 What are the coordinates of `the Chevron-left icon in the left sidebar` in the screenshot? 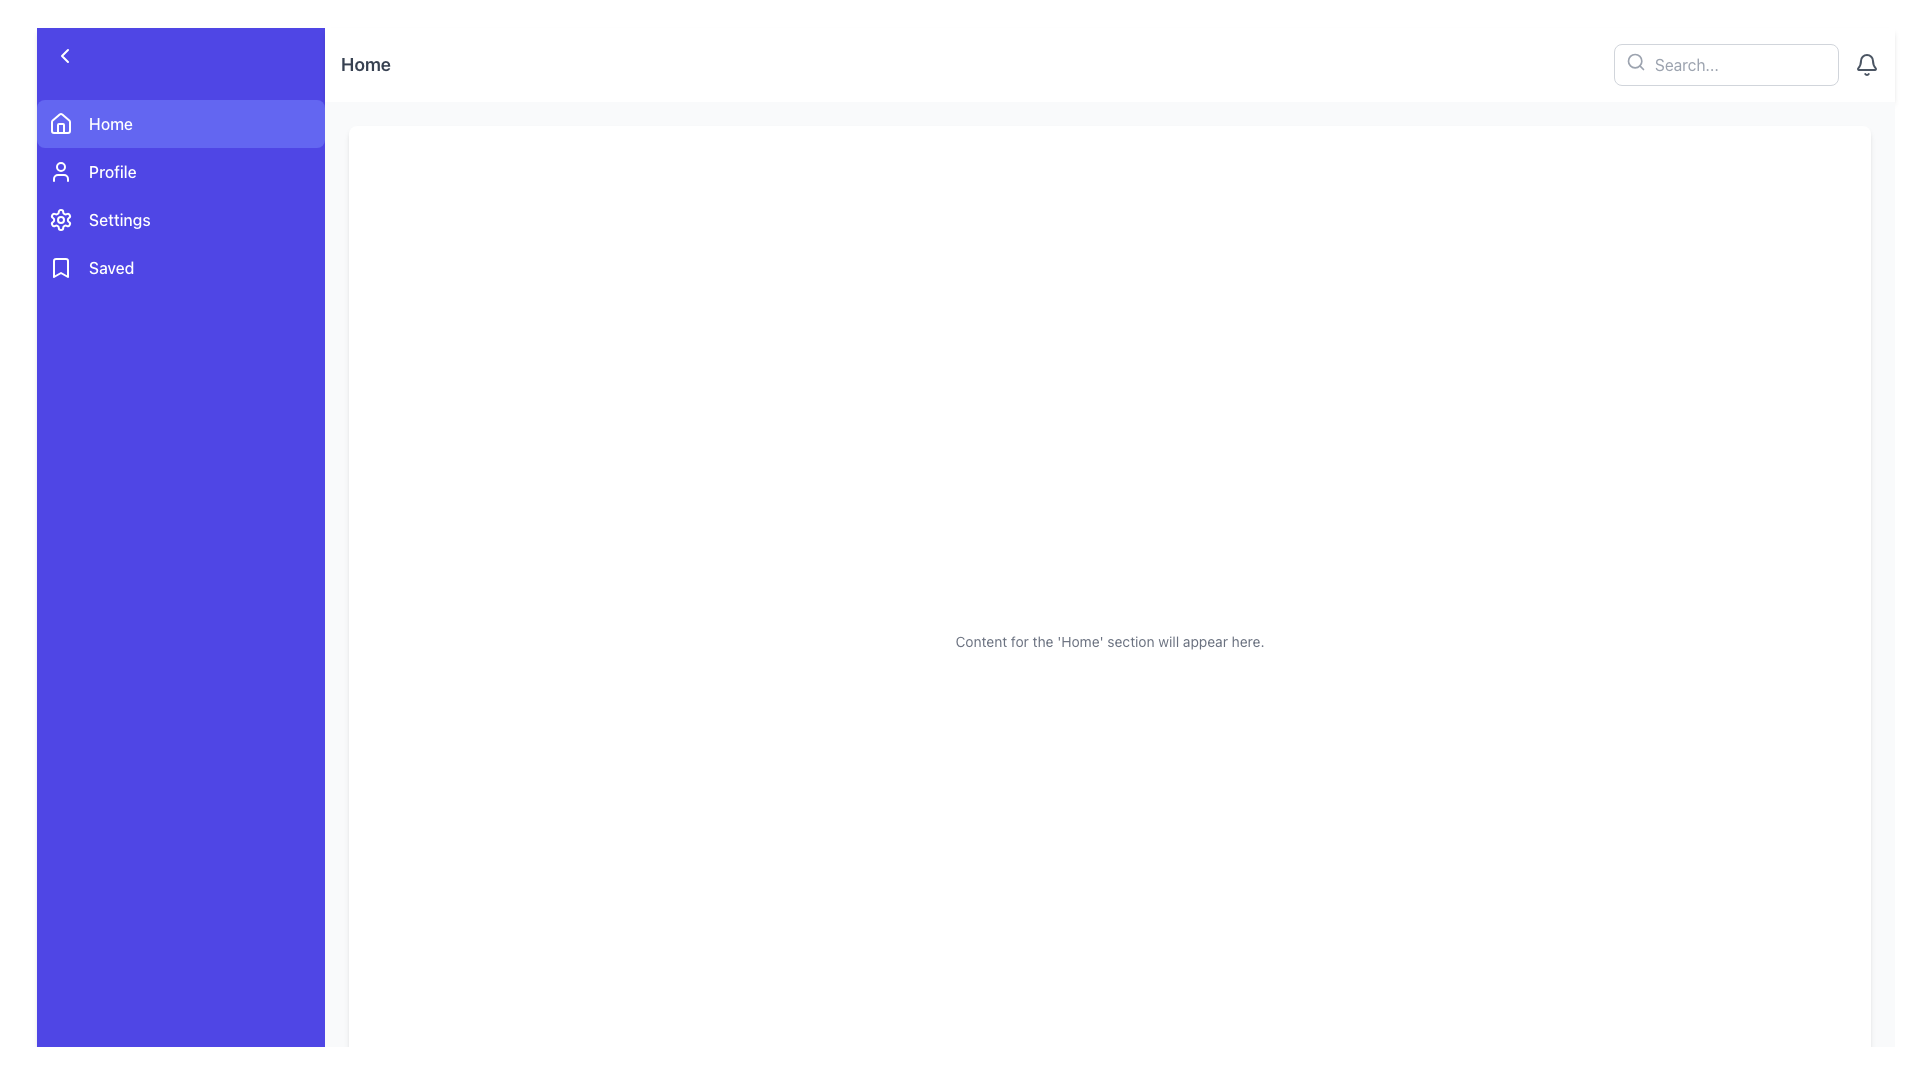 It's located at (65, 55).